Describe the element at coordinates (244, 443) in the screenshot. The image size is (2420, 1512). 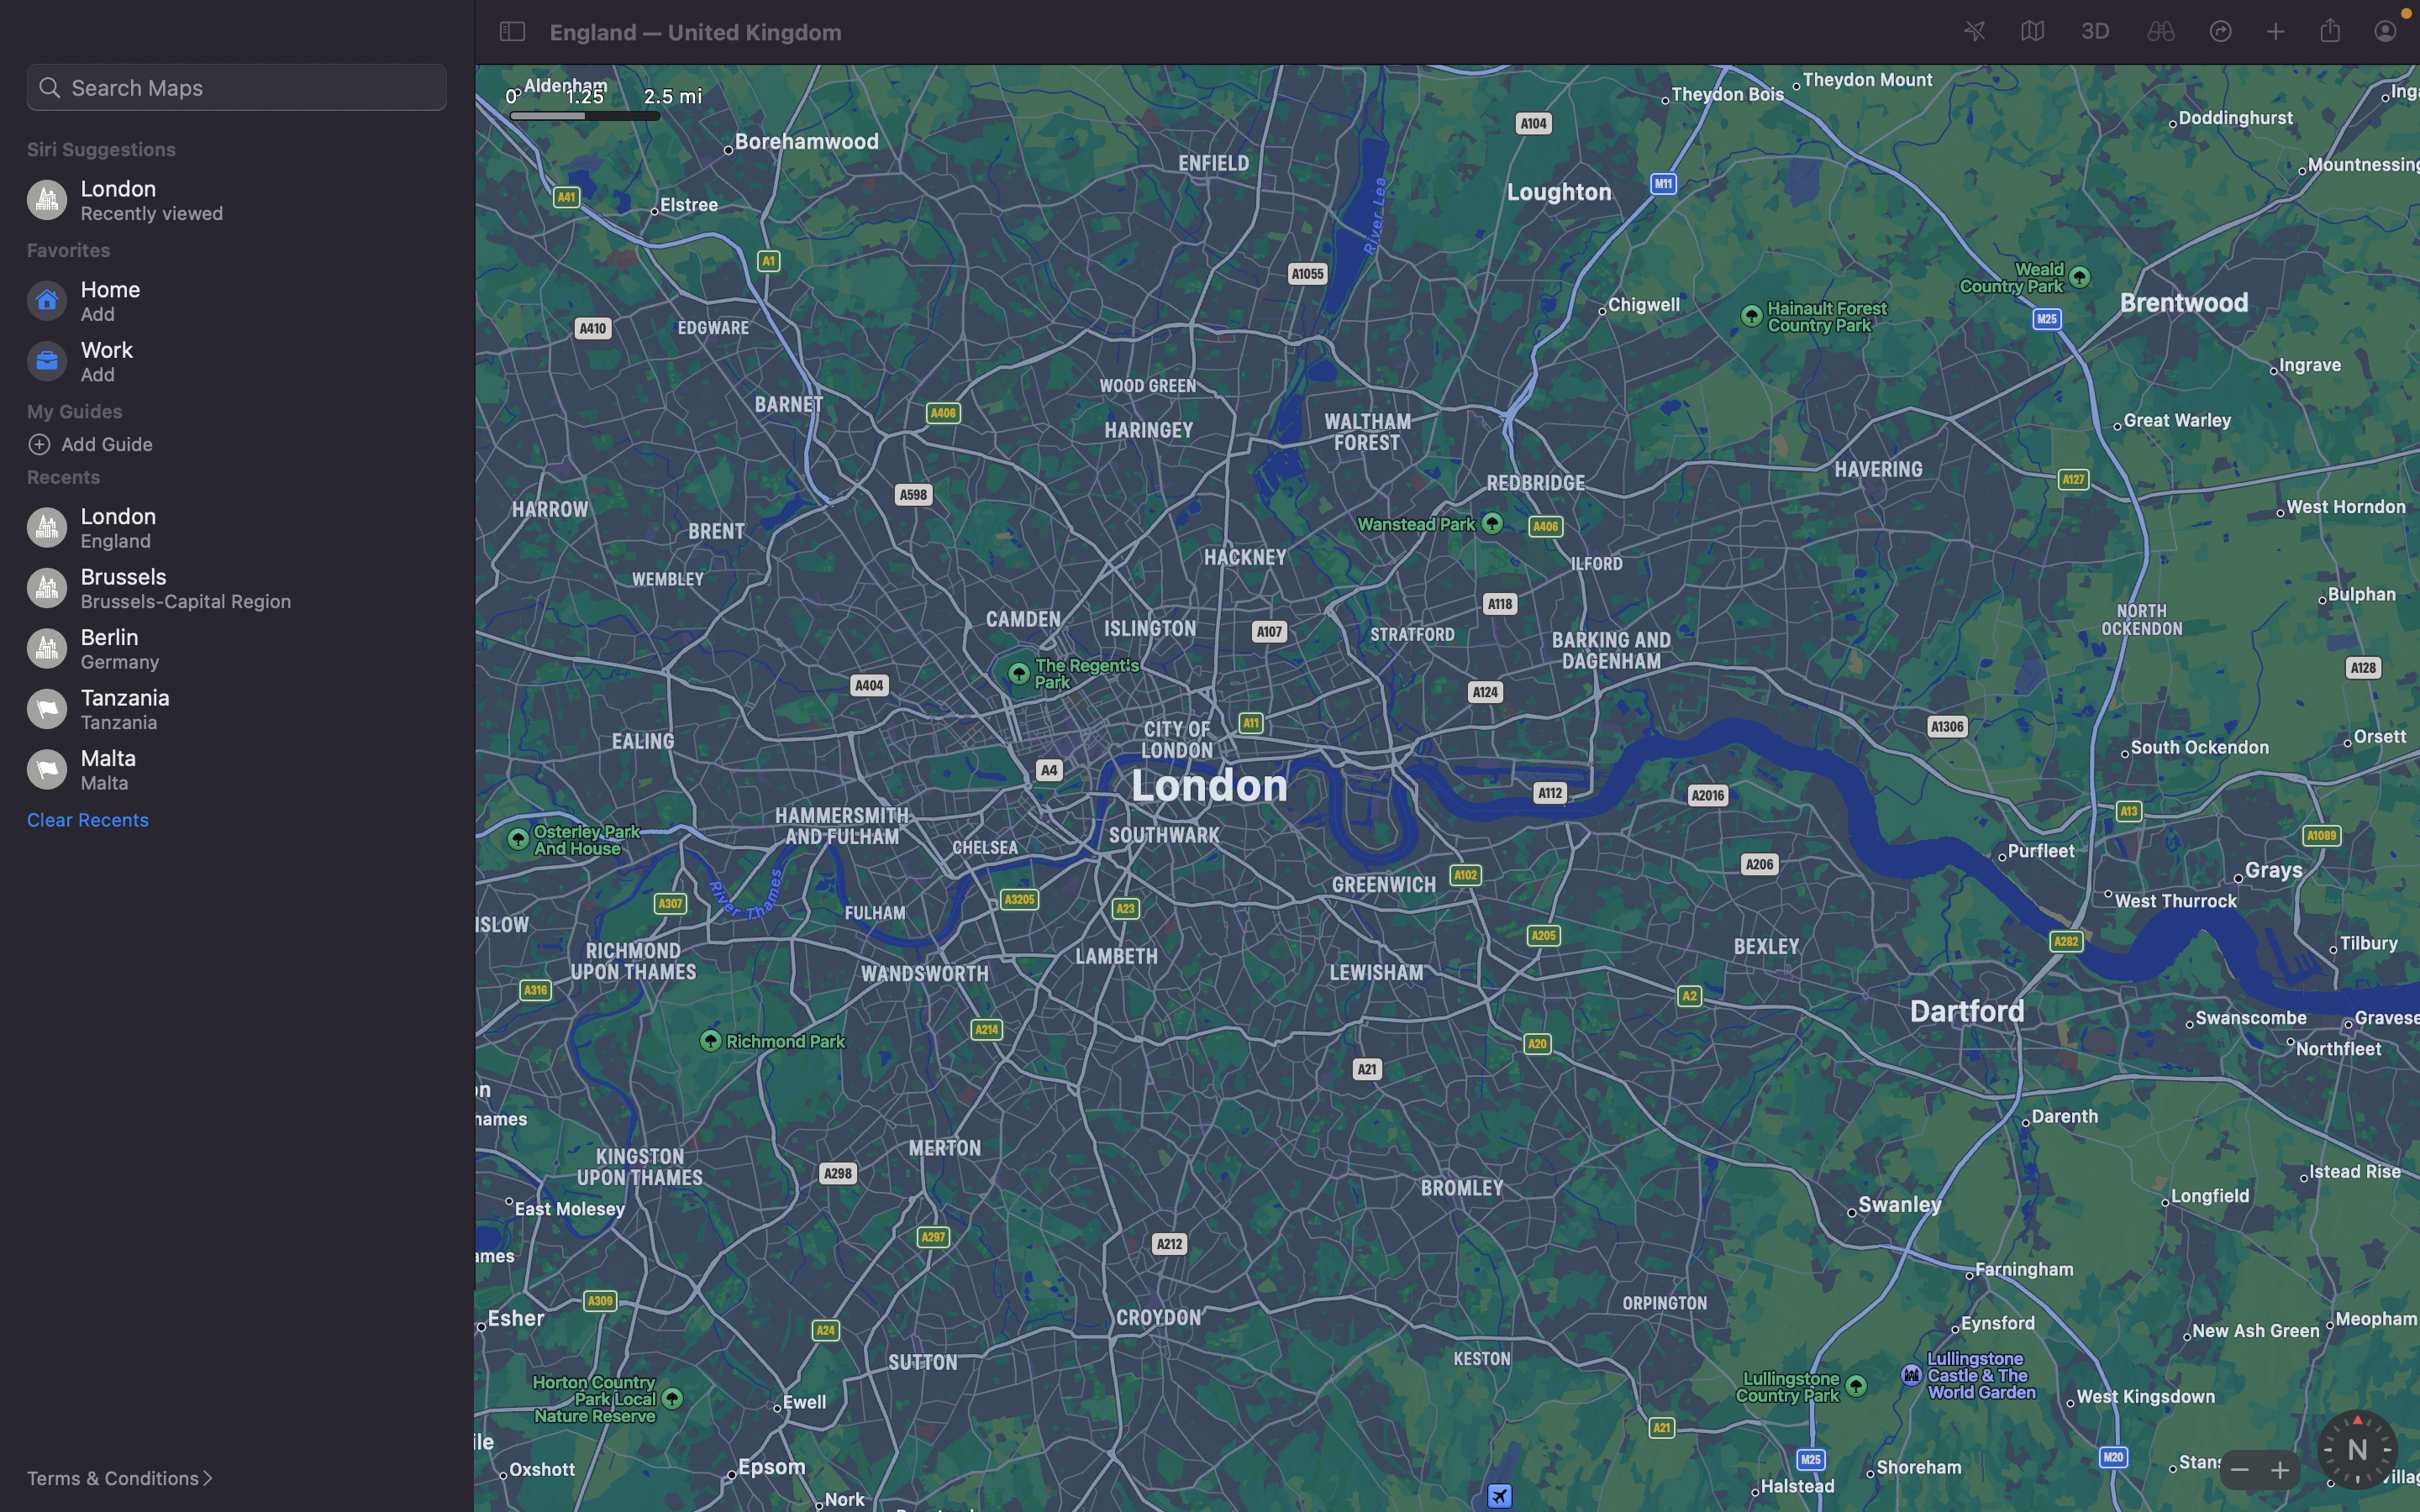
I see `Insert a fresh guide for exploration` at that location.